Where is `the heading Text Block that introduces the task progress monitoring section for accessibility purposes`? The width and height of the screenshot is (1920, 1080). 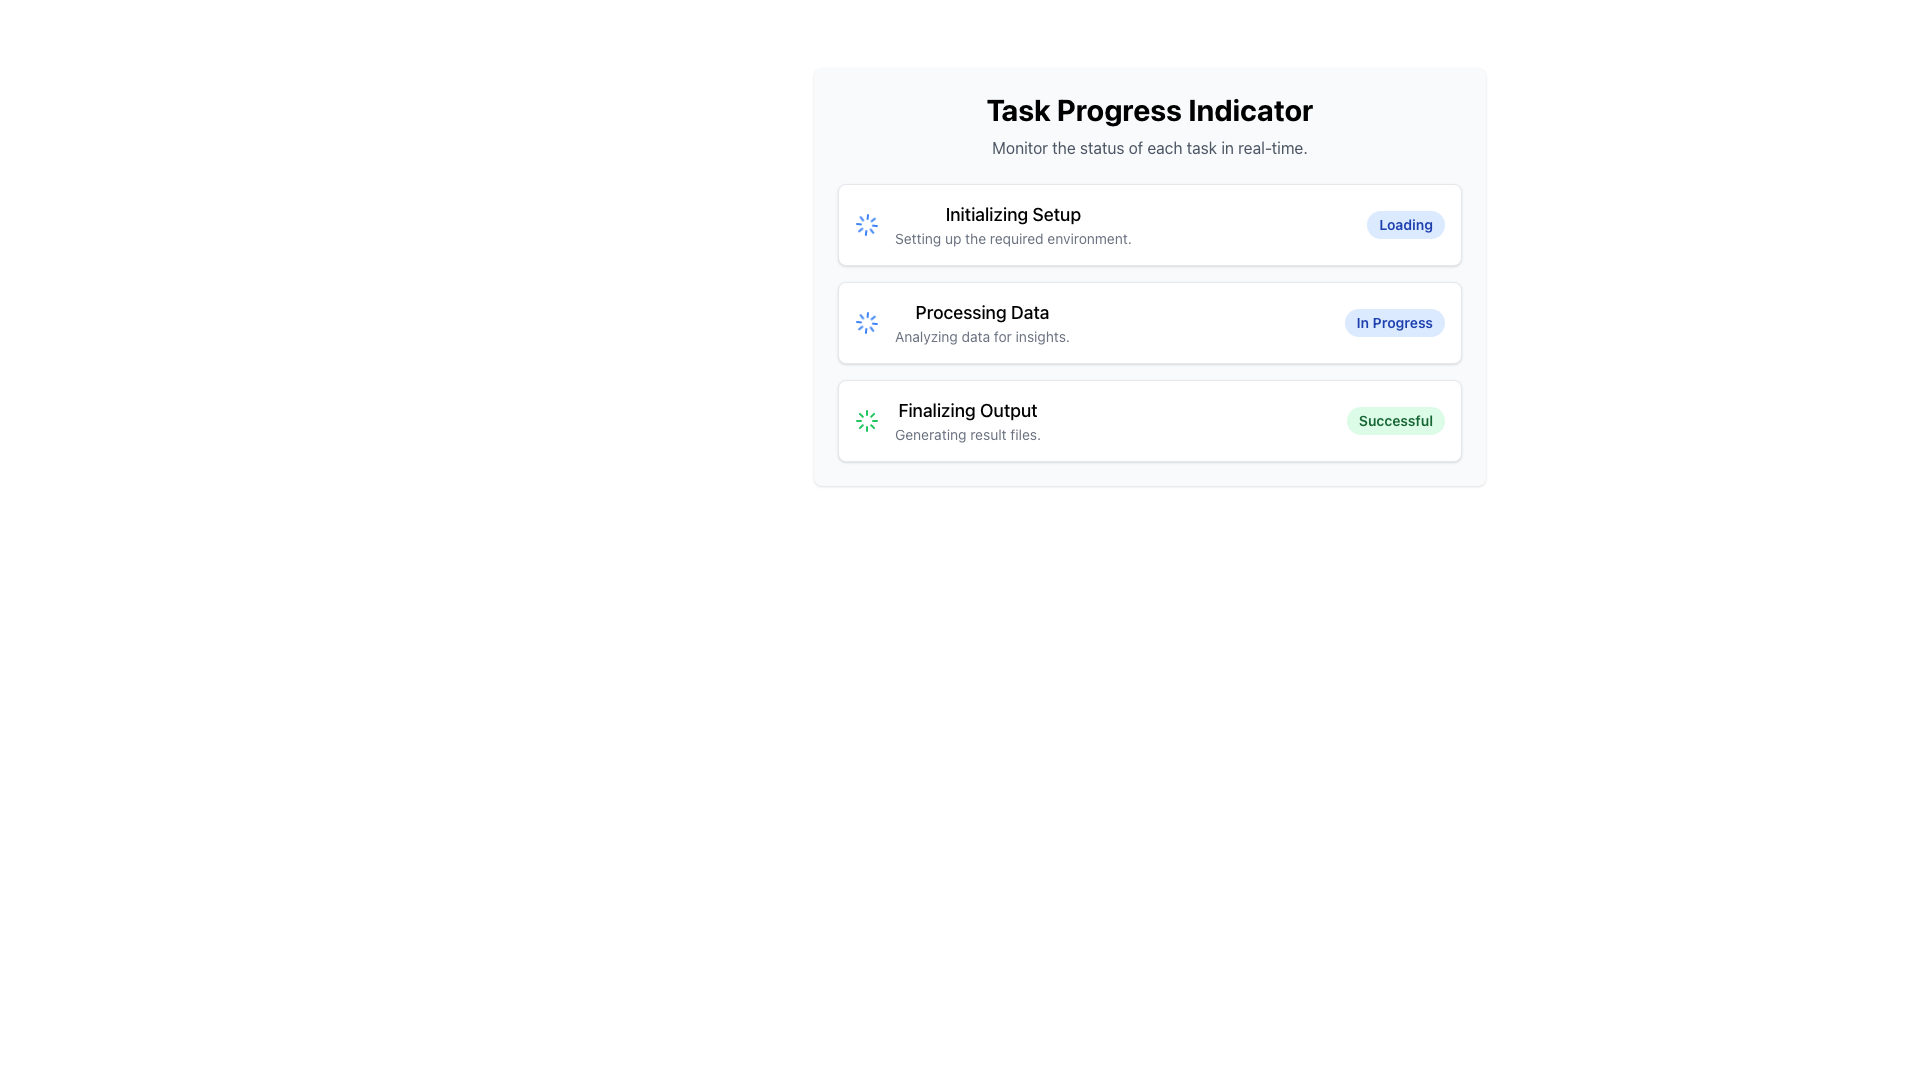
the heading Text Block that introduces the task progress monitoring section for accessibility purposes is located at coordinates (1150, 126).